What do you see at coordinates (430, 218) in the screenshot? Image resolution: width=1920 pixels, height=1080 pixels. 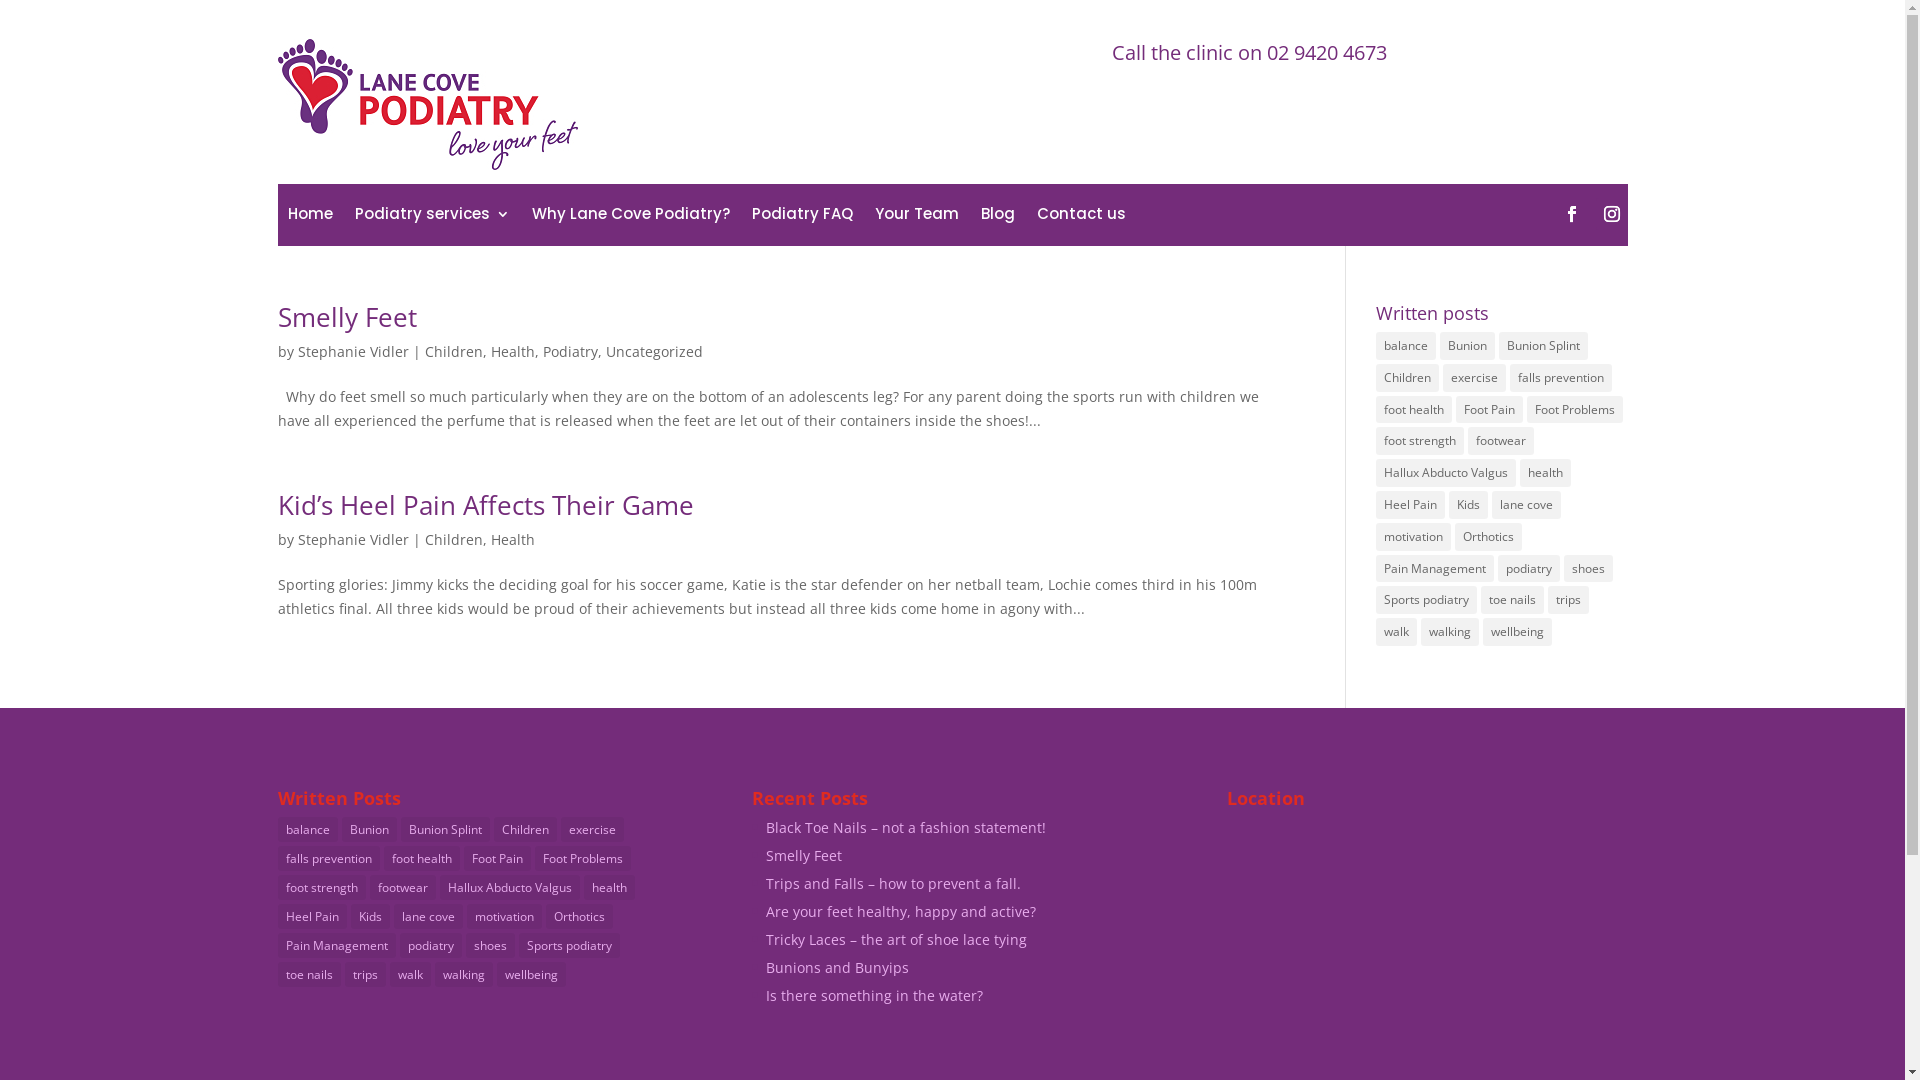 I see `'Podiatry services'` at bounding box center [430, 218].